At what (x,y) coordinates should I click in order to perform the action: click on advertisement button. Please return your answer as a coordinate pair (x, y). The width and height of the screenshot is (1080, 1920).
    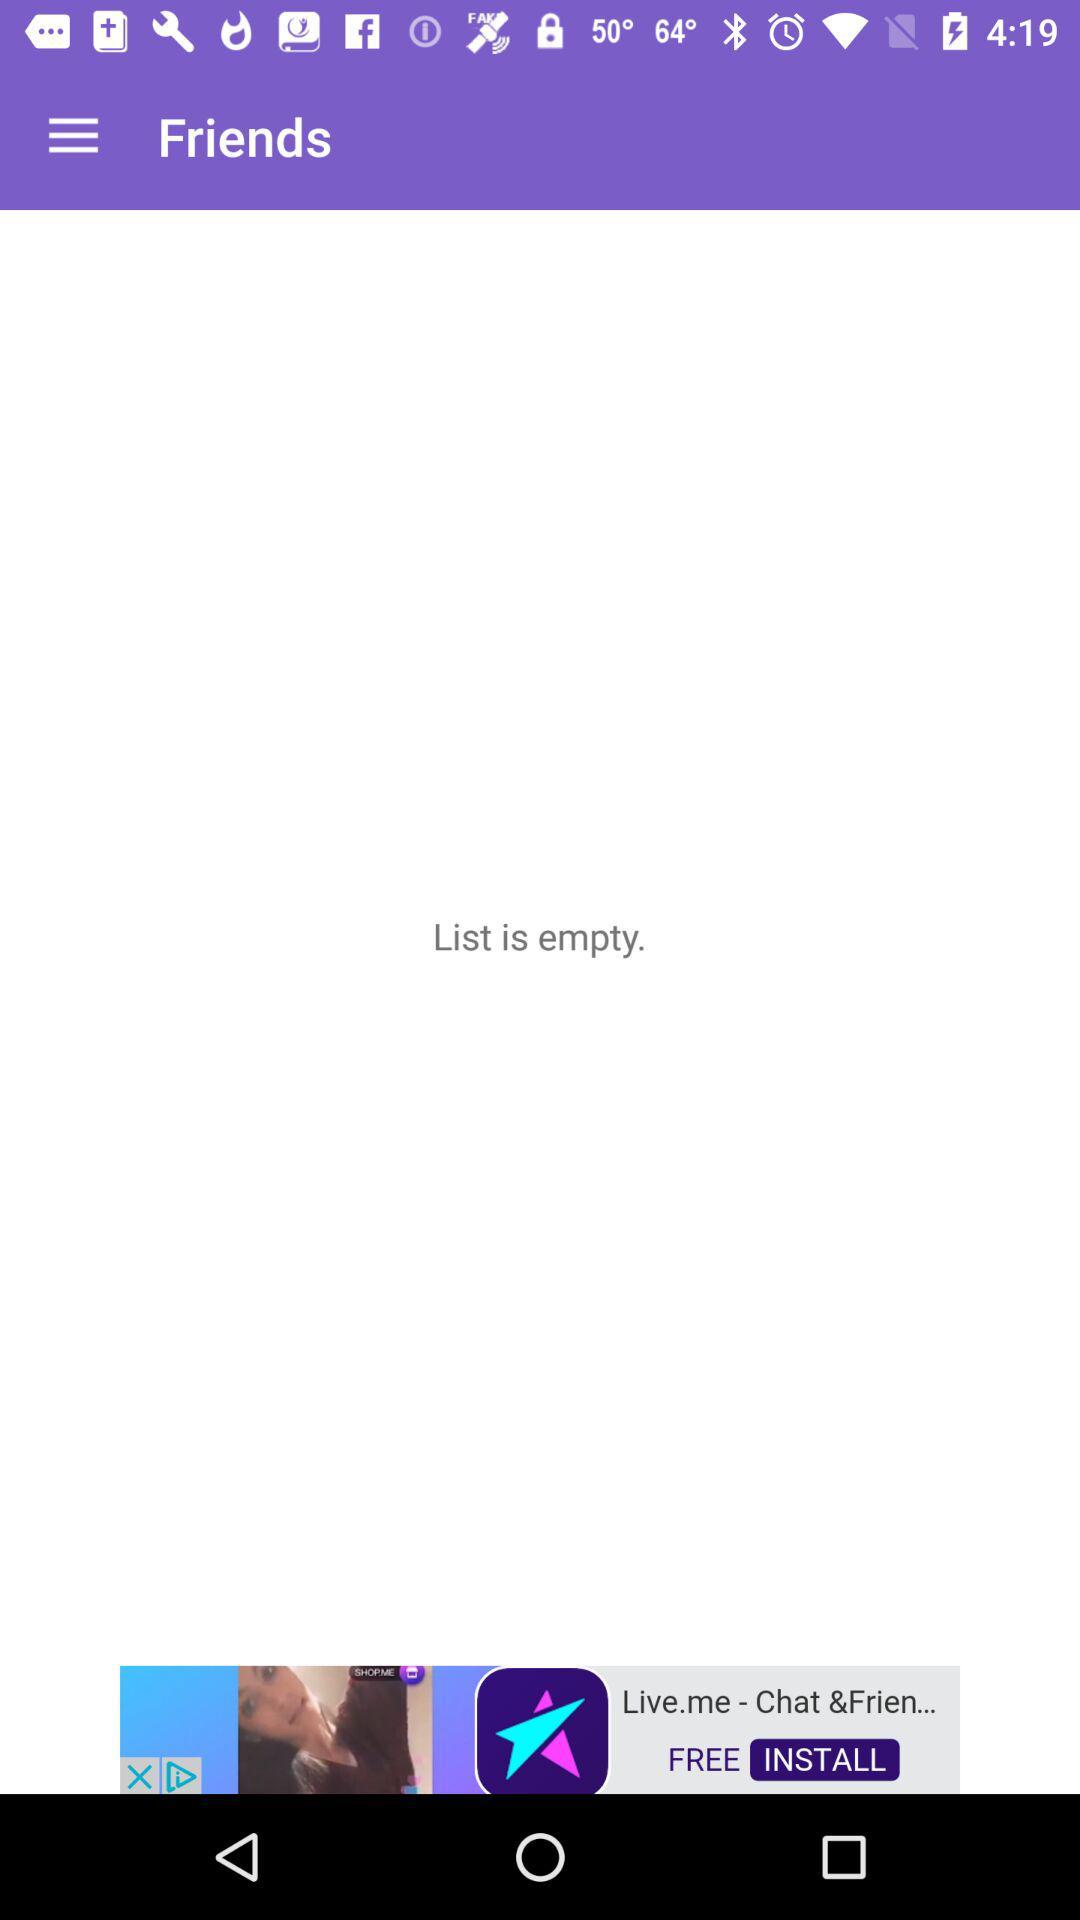
    Looking at the image, I should click on (540, 1727).